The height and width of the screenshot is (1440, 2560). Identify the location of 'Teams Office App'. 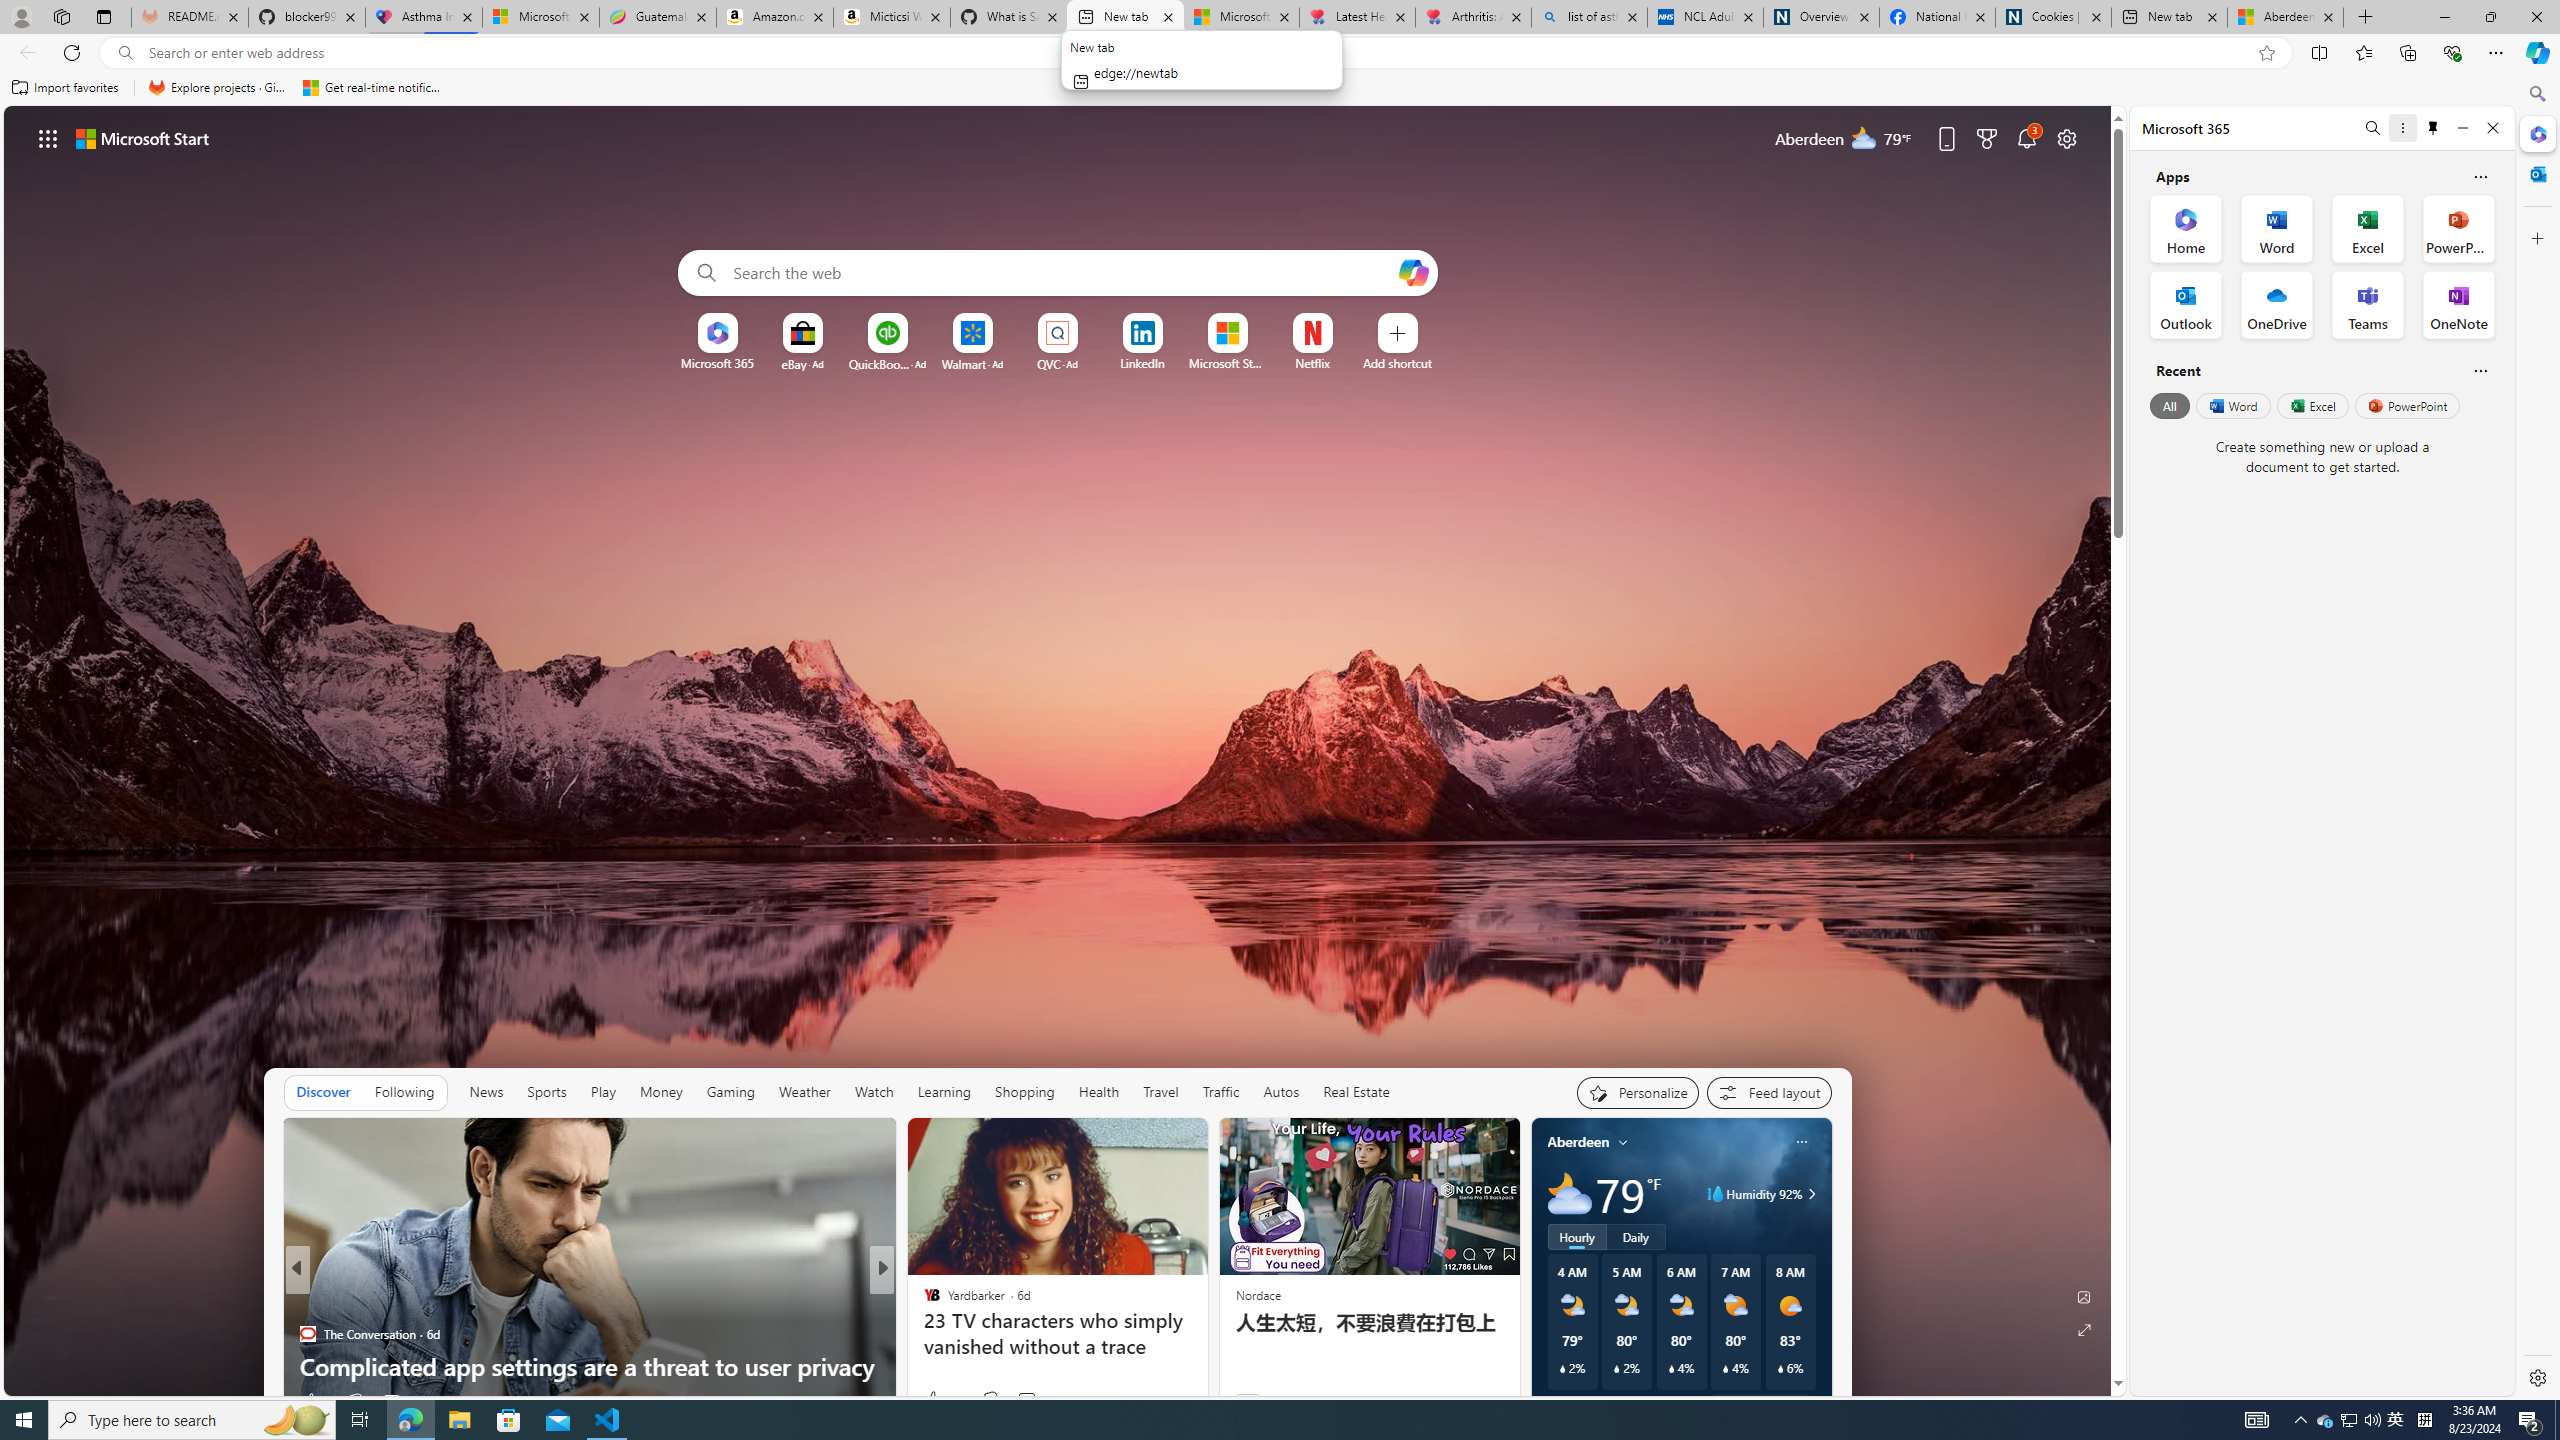
(2368, 303).